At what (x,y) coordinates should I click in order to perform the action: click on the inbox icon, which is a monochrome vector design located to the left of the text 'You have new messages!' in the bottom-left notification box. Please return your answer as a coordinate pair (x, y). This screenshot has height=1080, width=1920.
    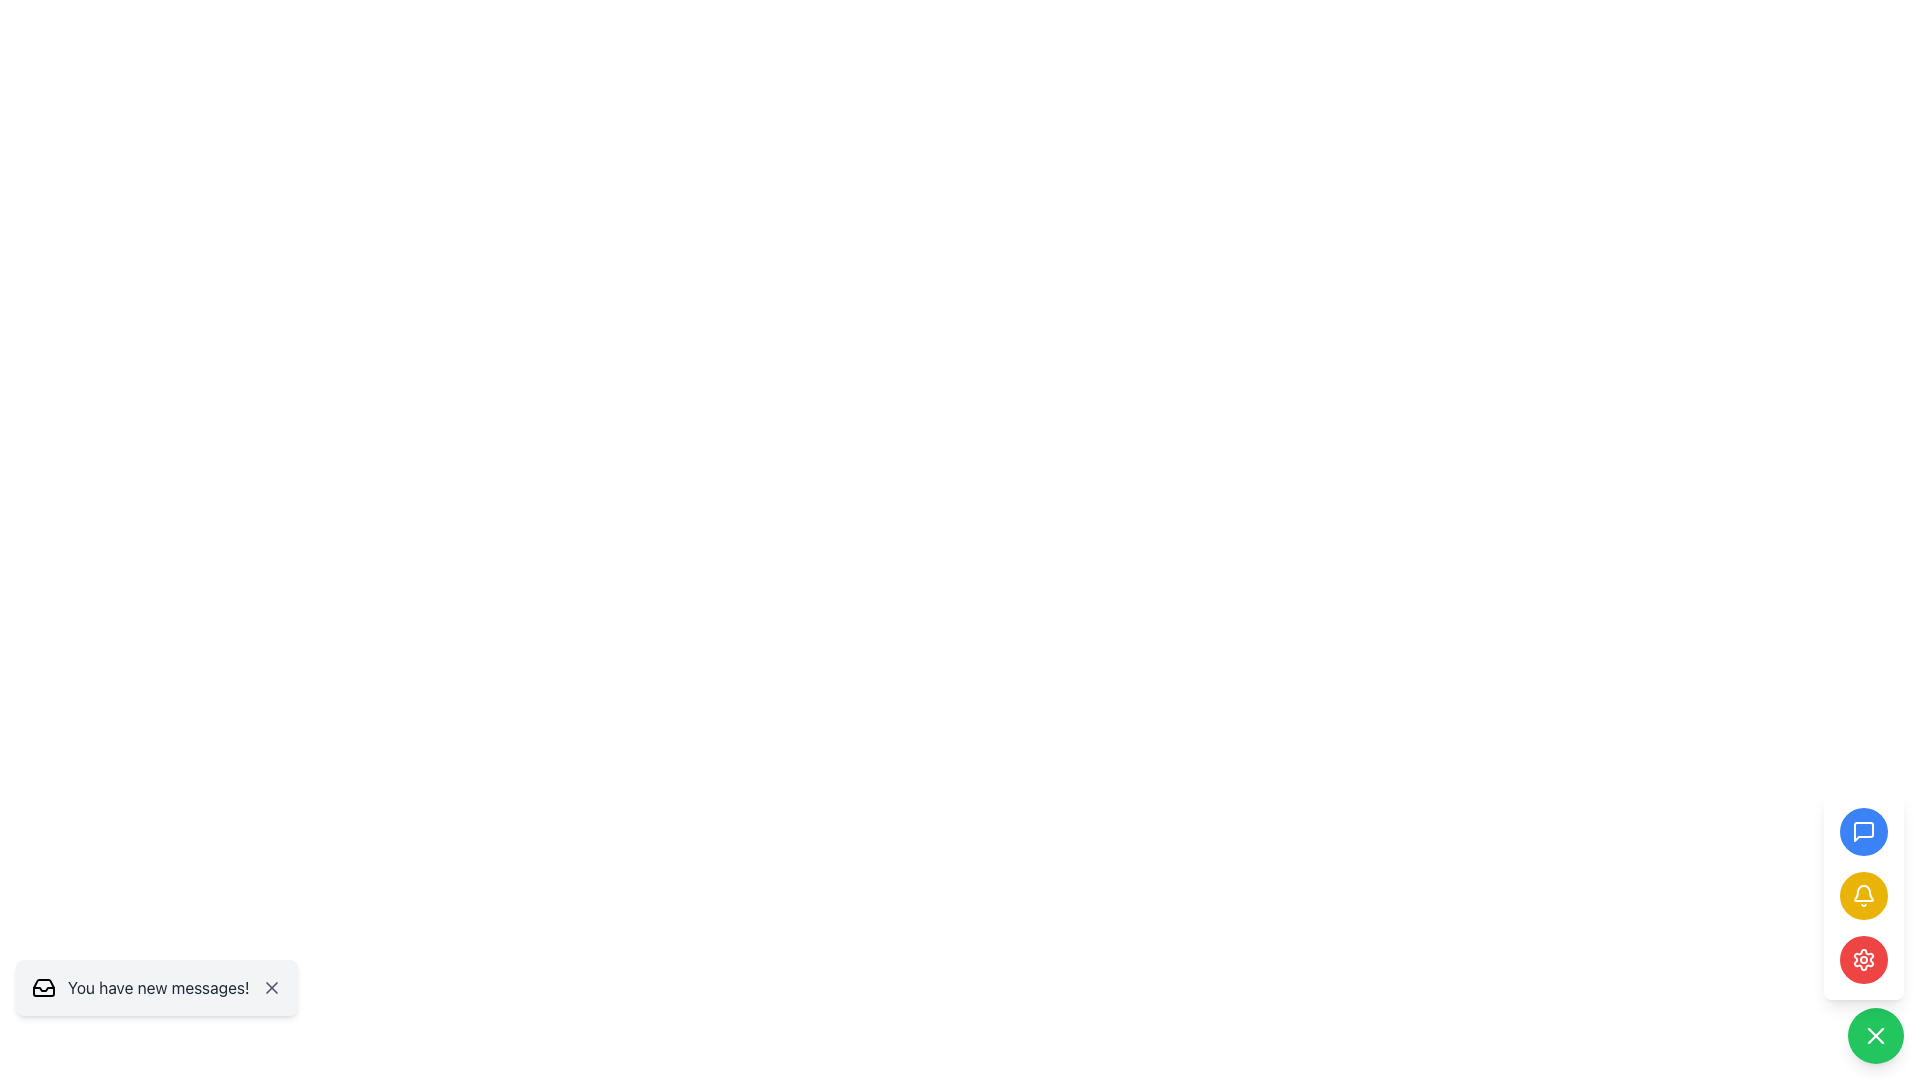
    Looking at the image, I should click on (43, 986).